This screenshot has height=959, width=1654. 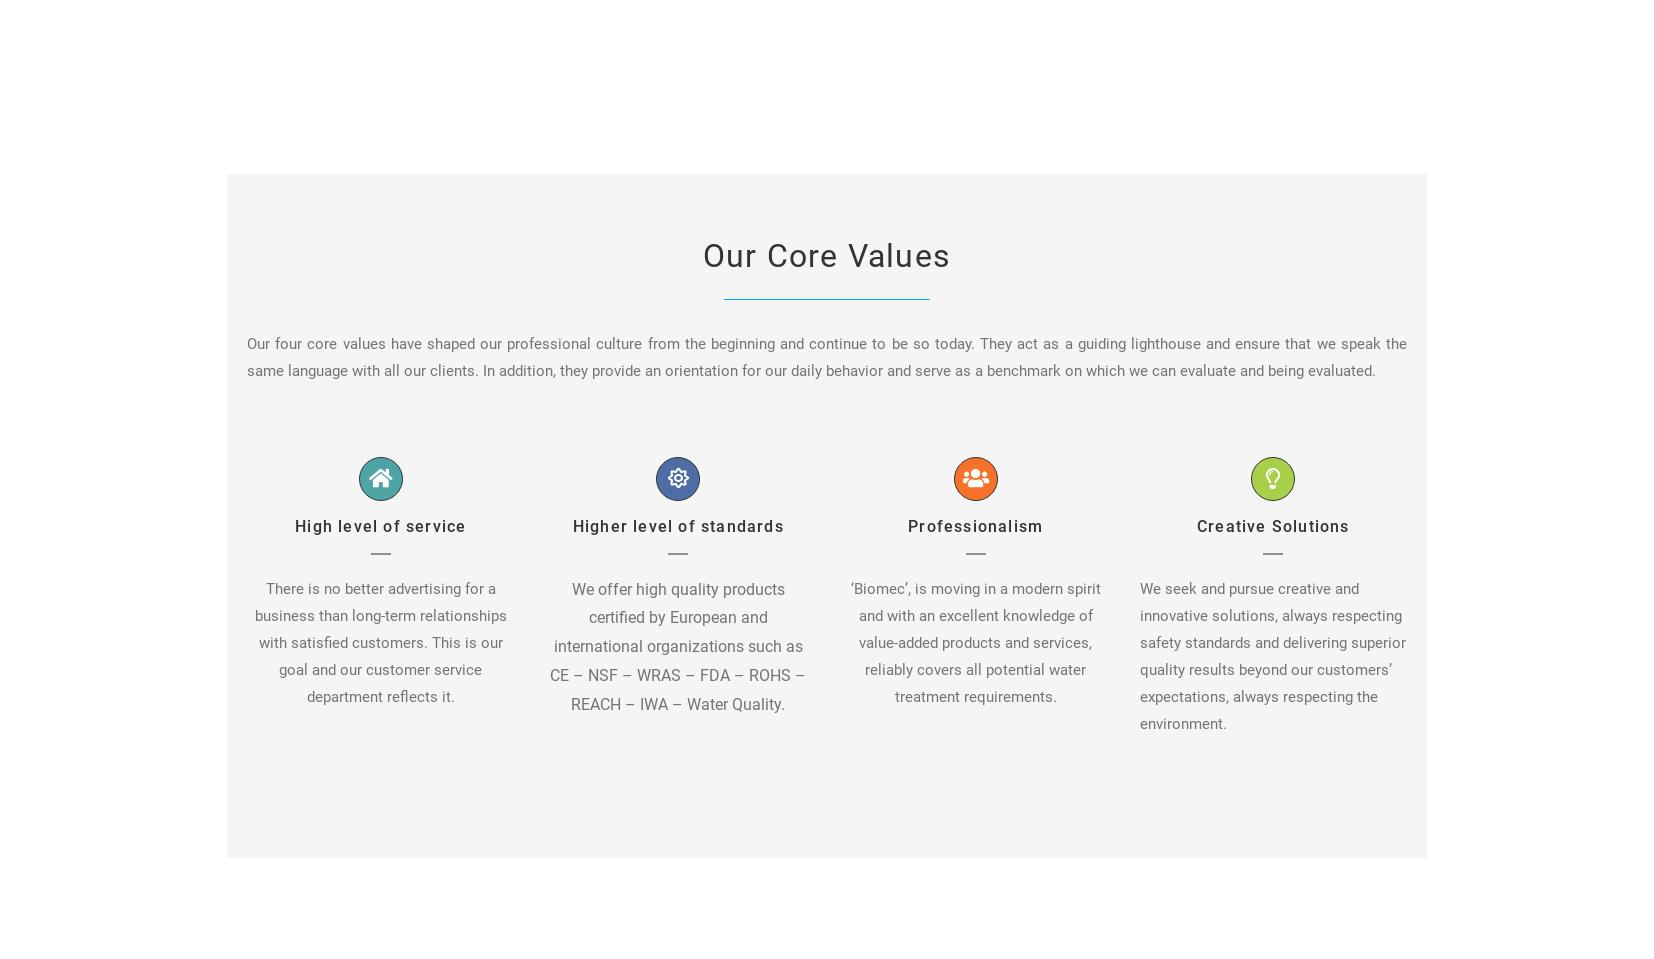 I want to click on 'COMPLETED PROJECTS', so click(x=674, y=22).